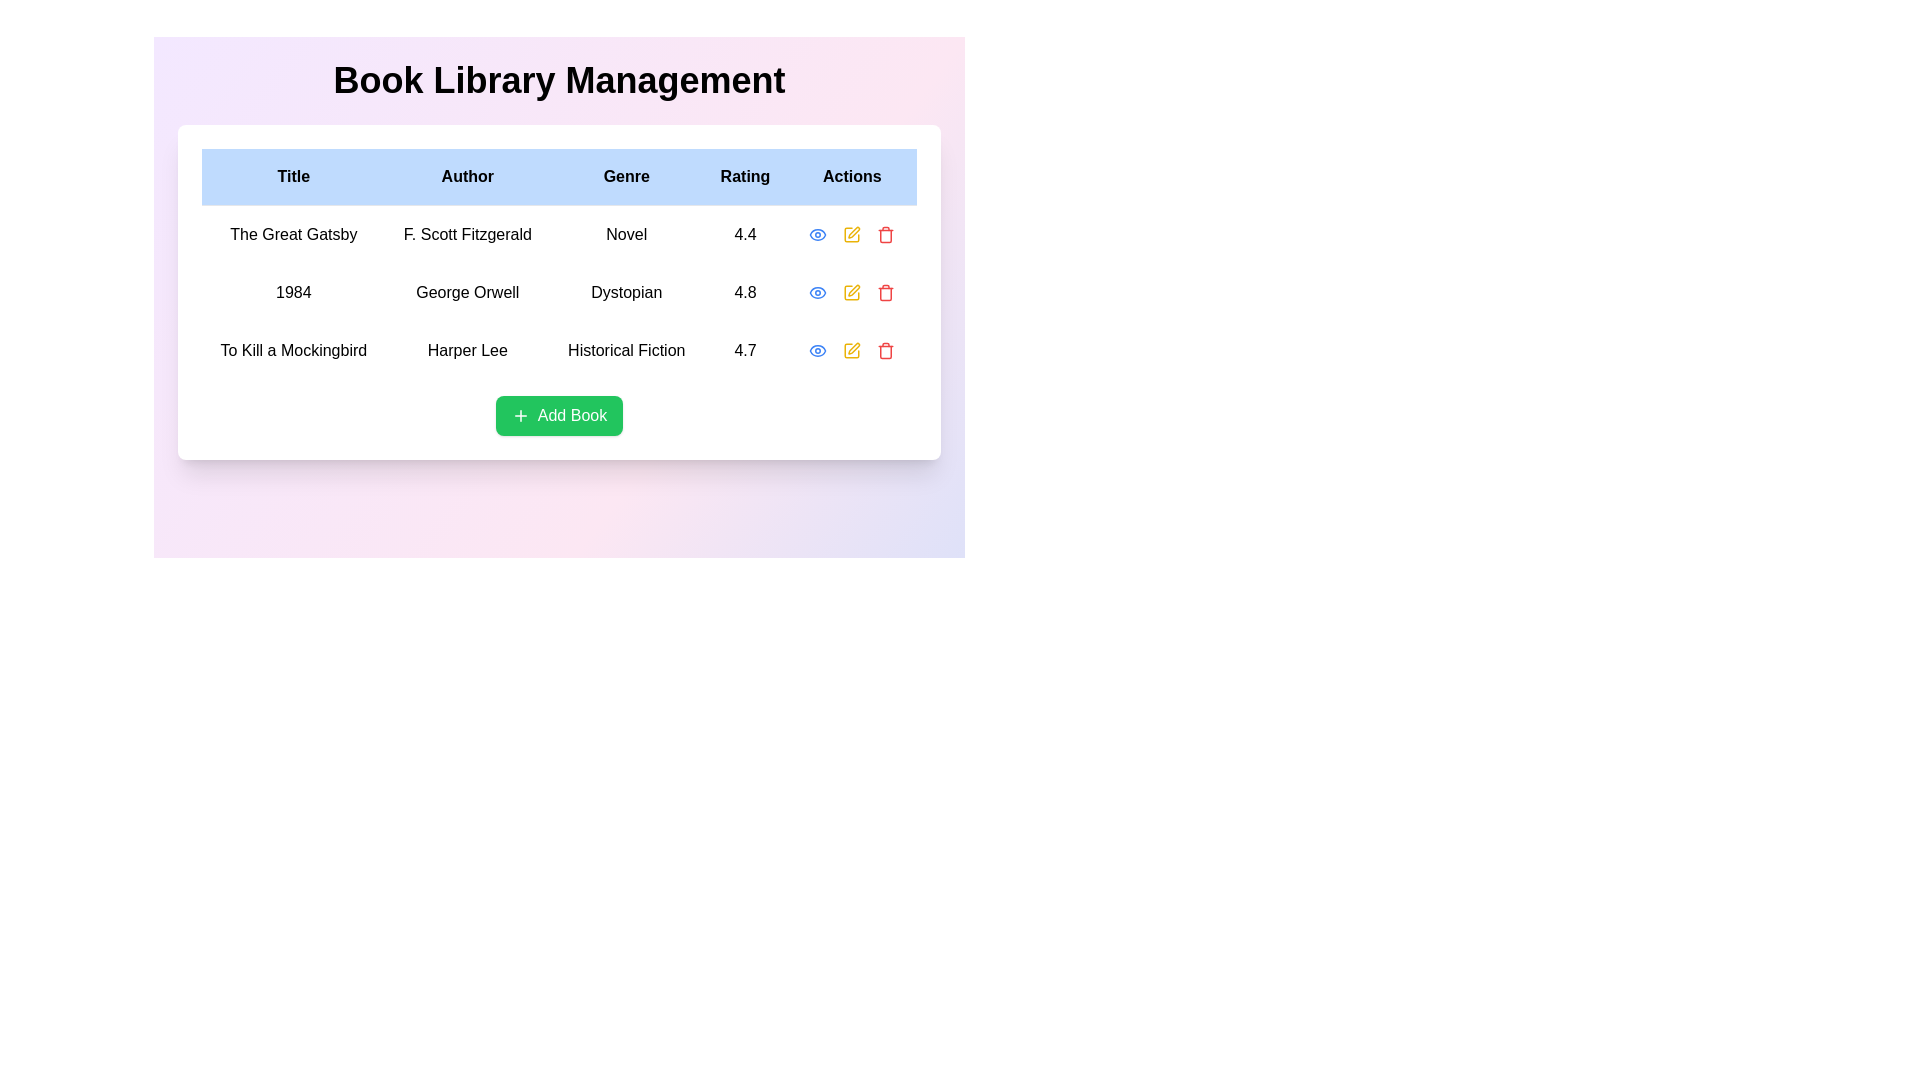 The width and height of the screenshot is (1920, 1080). What do you see at coordinates (852, 293) in the screenshot?
I see `the yellow square-shaped edit icon with a pen overlay in the 'Actions' column of the second row to initiate editing of the '1984' book entry` at bounding box center [852, 293].